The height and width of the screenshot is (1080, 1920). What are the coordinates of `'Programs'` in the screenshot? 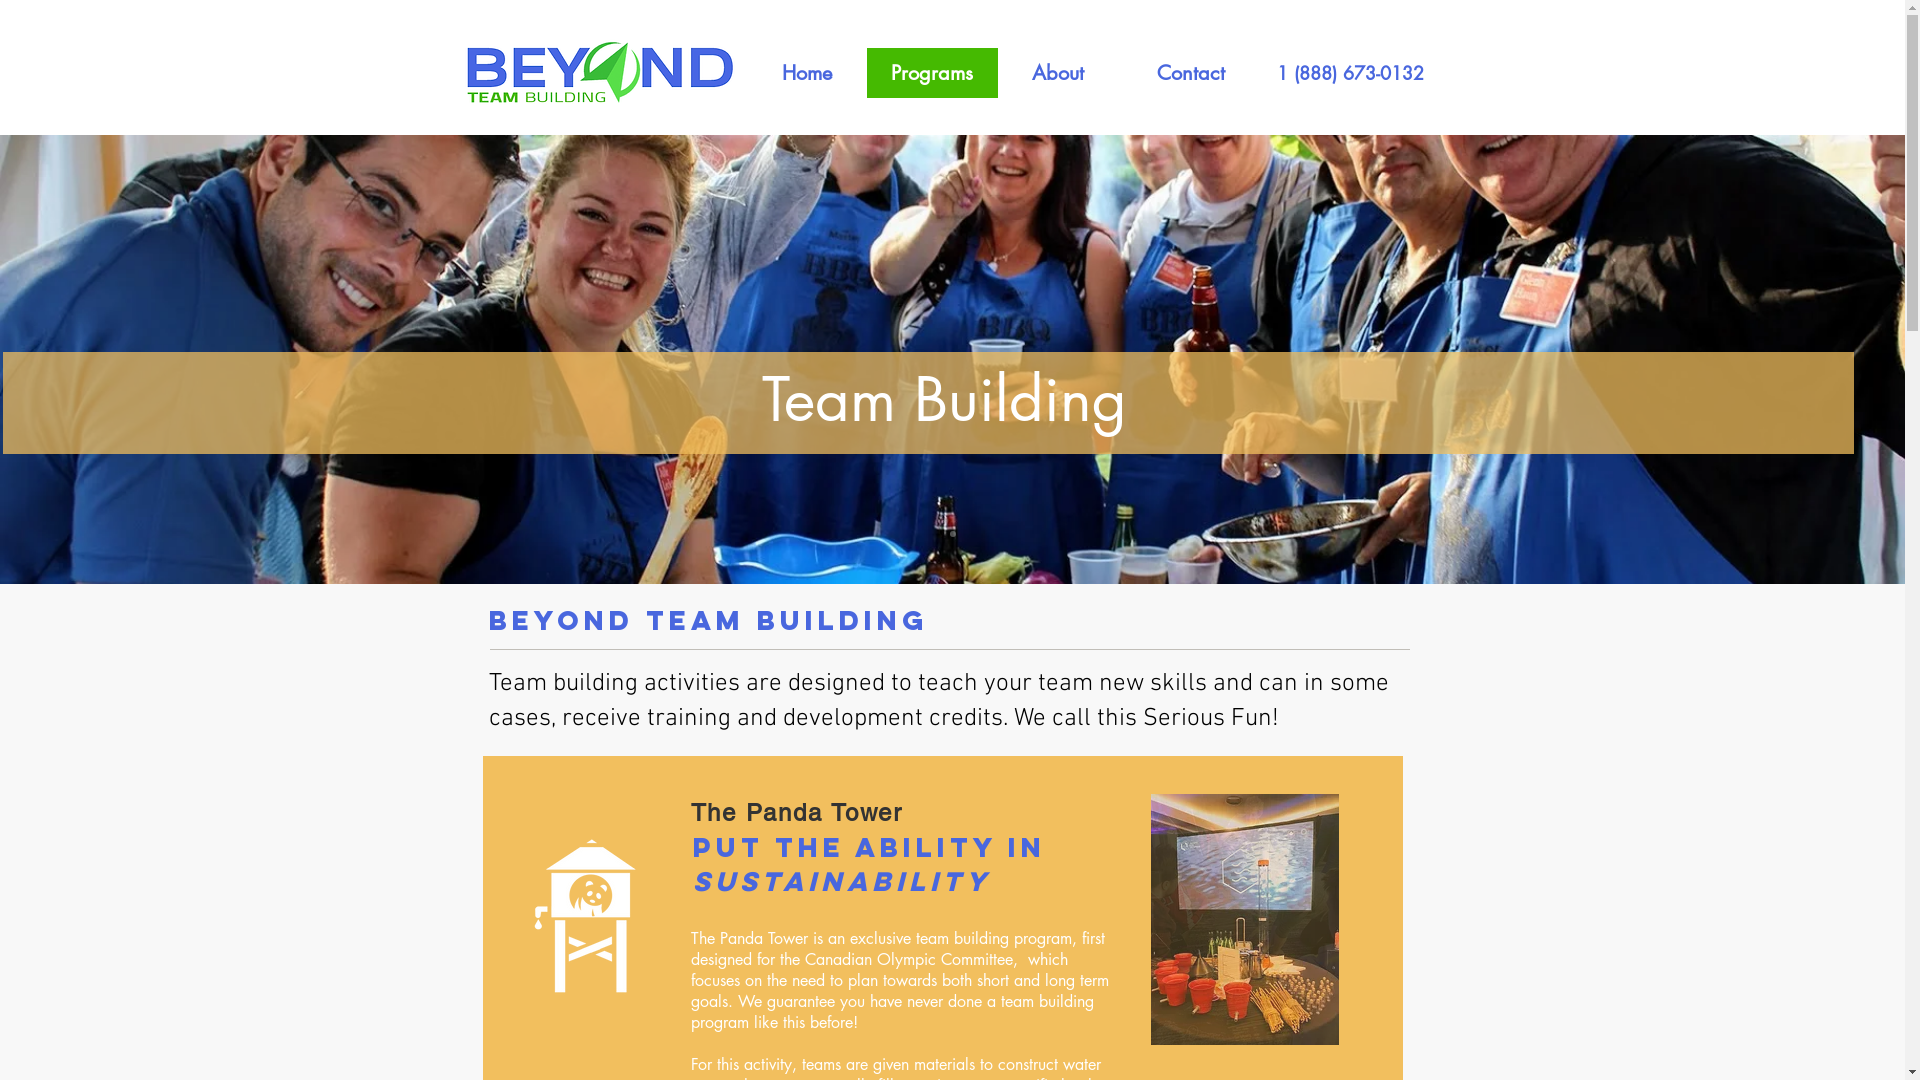 It's located at (865, 72).